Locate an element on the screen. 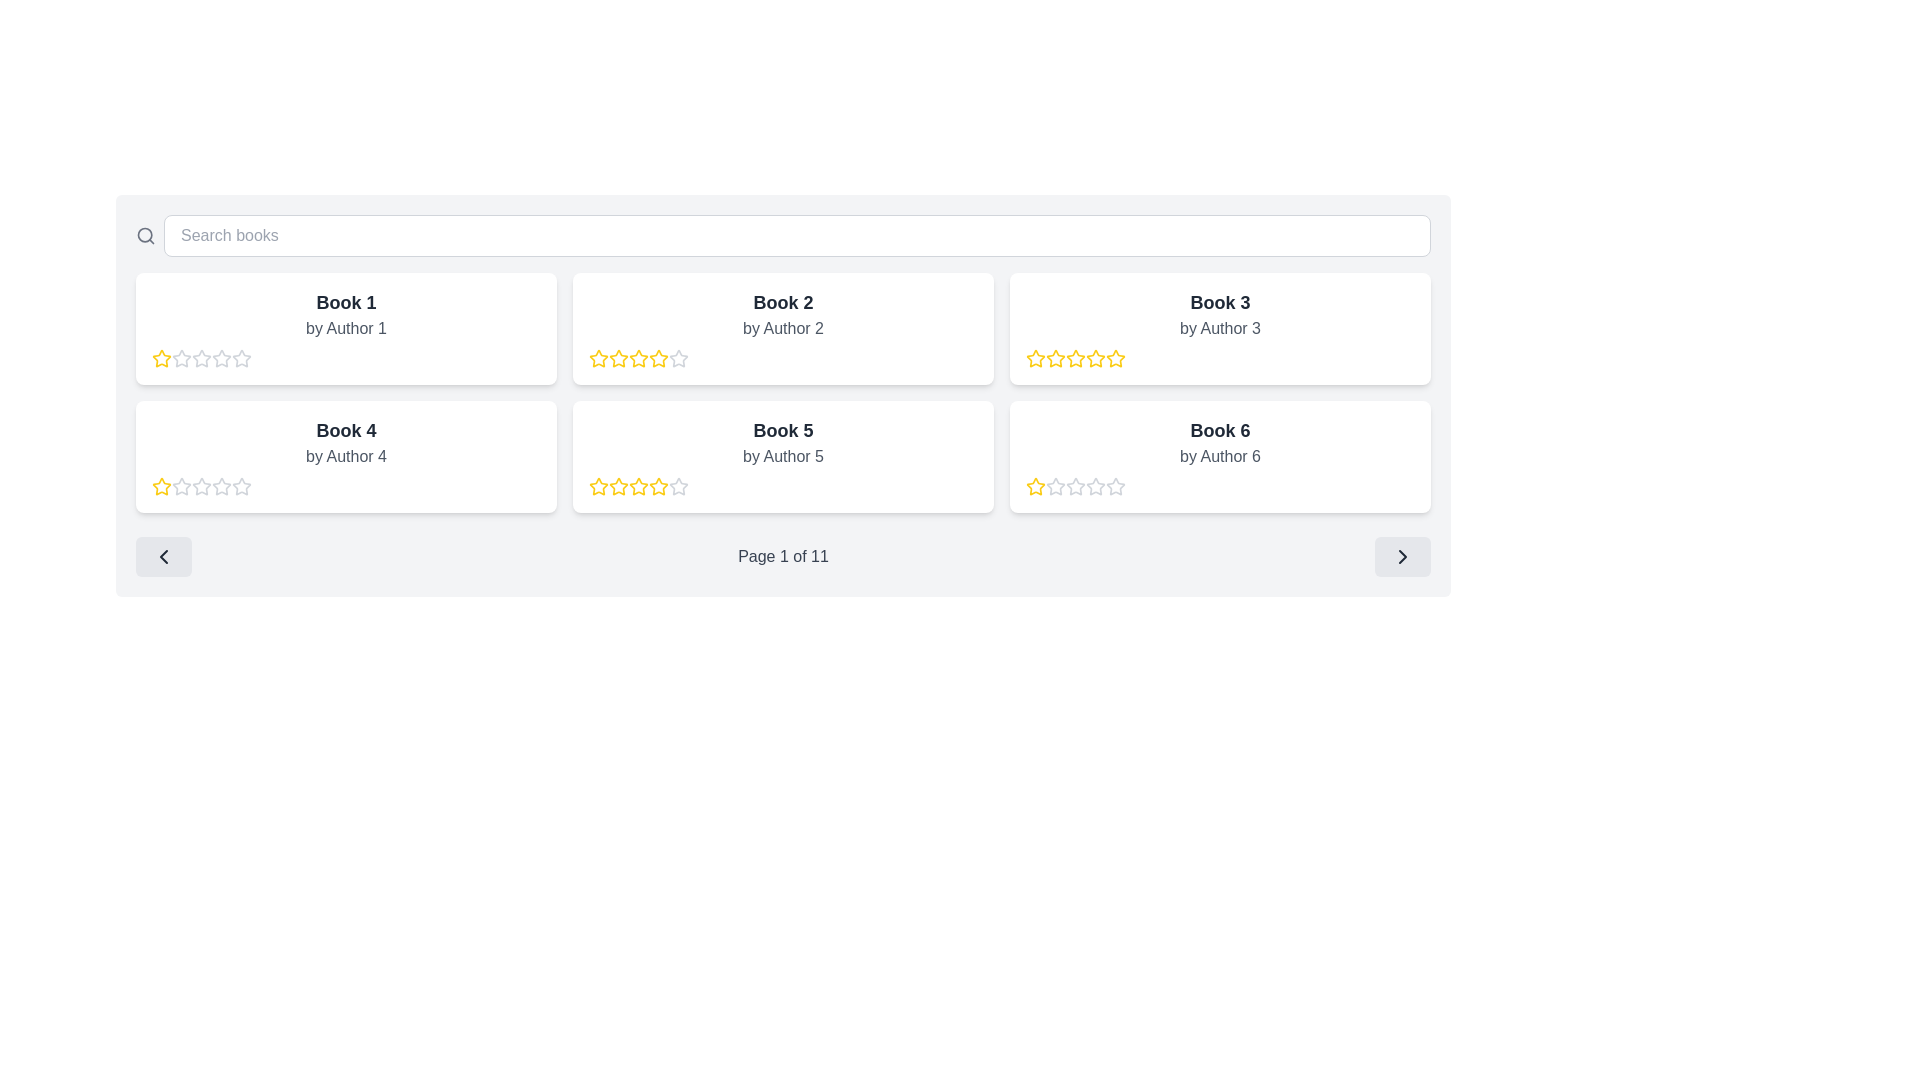 The image size is (1920, 1080). the fifth yellow star icon in the rating component of the 'Book 5' card to rate it is located at coordinates (637, 486).